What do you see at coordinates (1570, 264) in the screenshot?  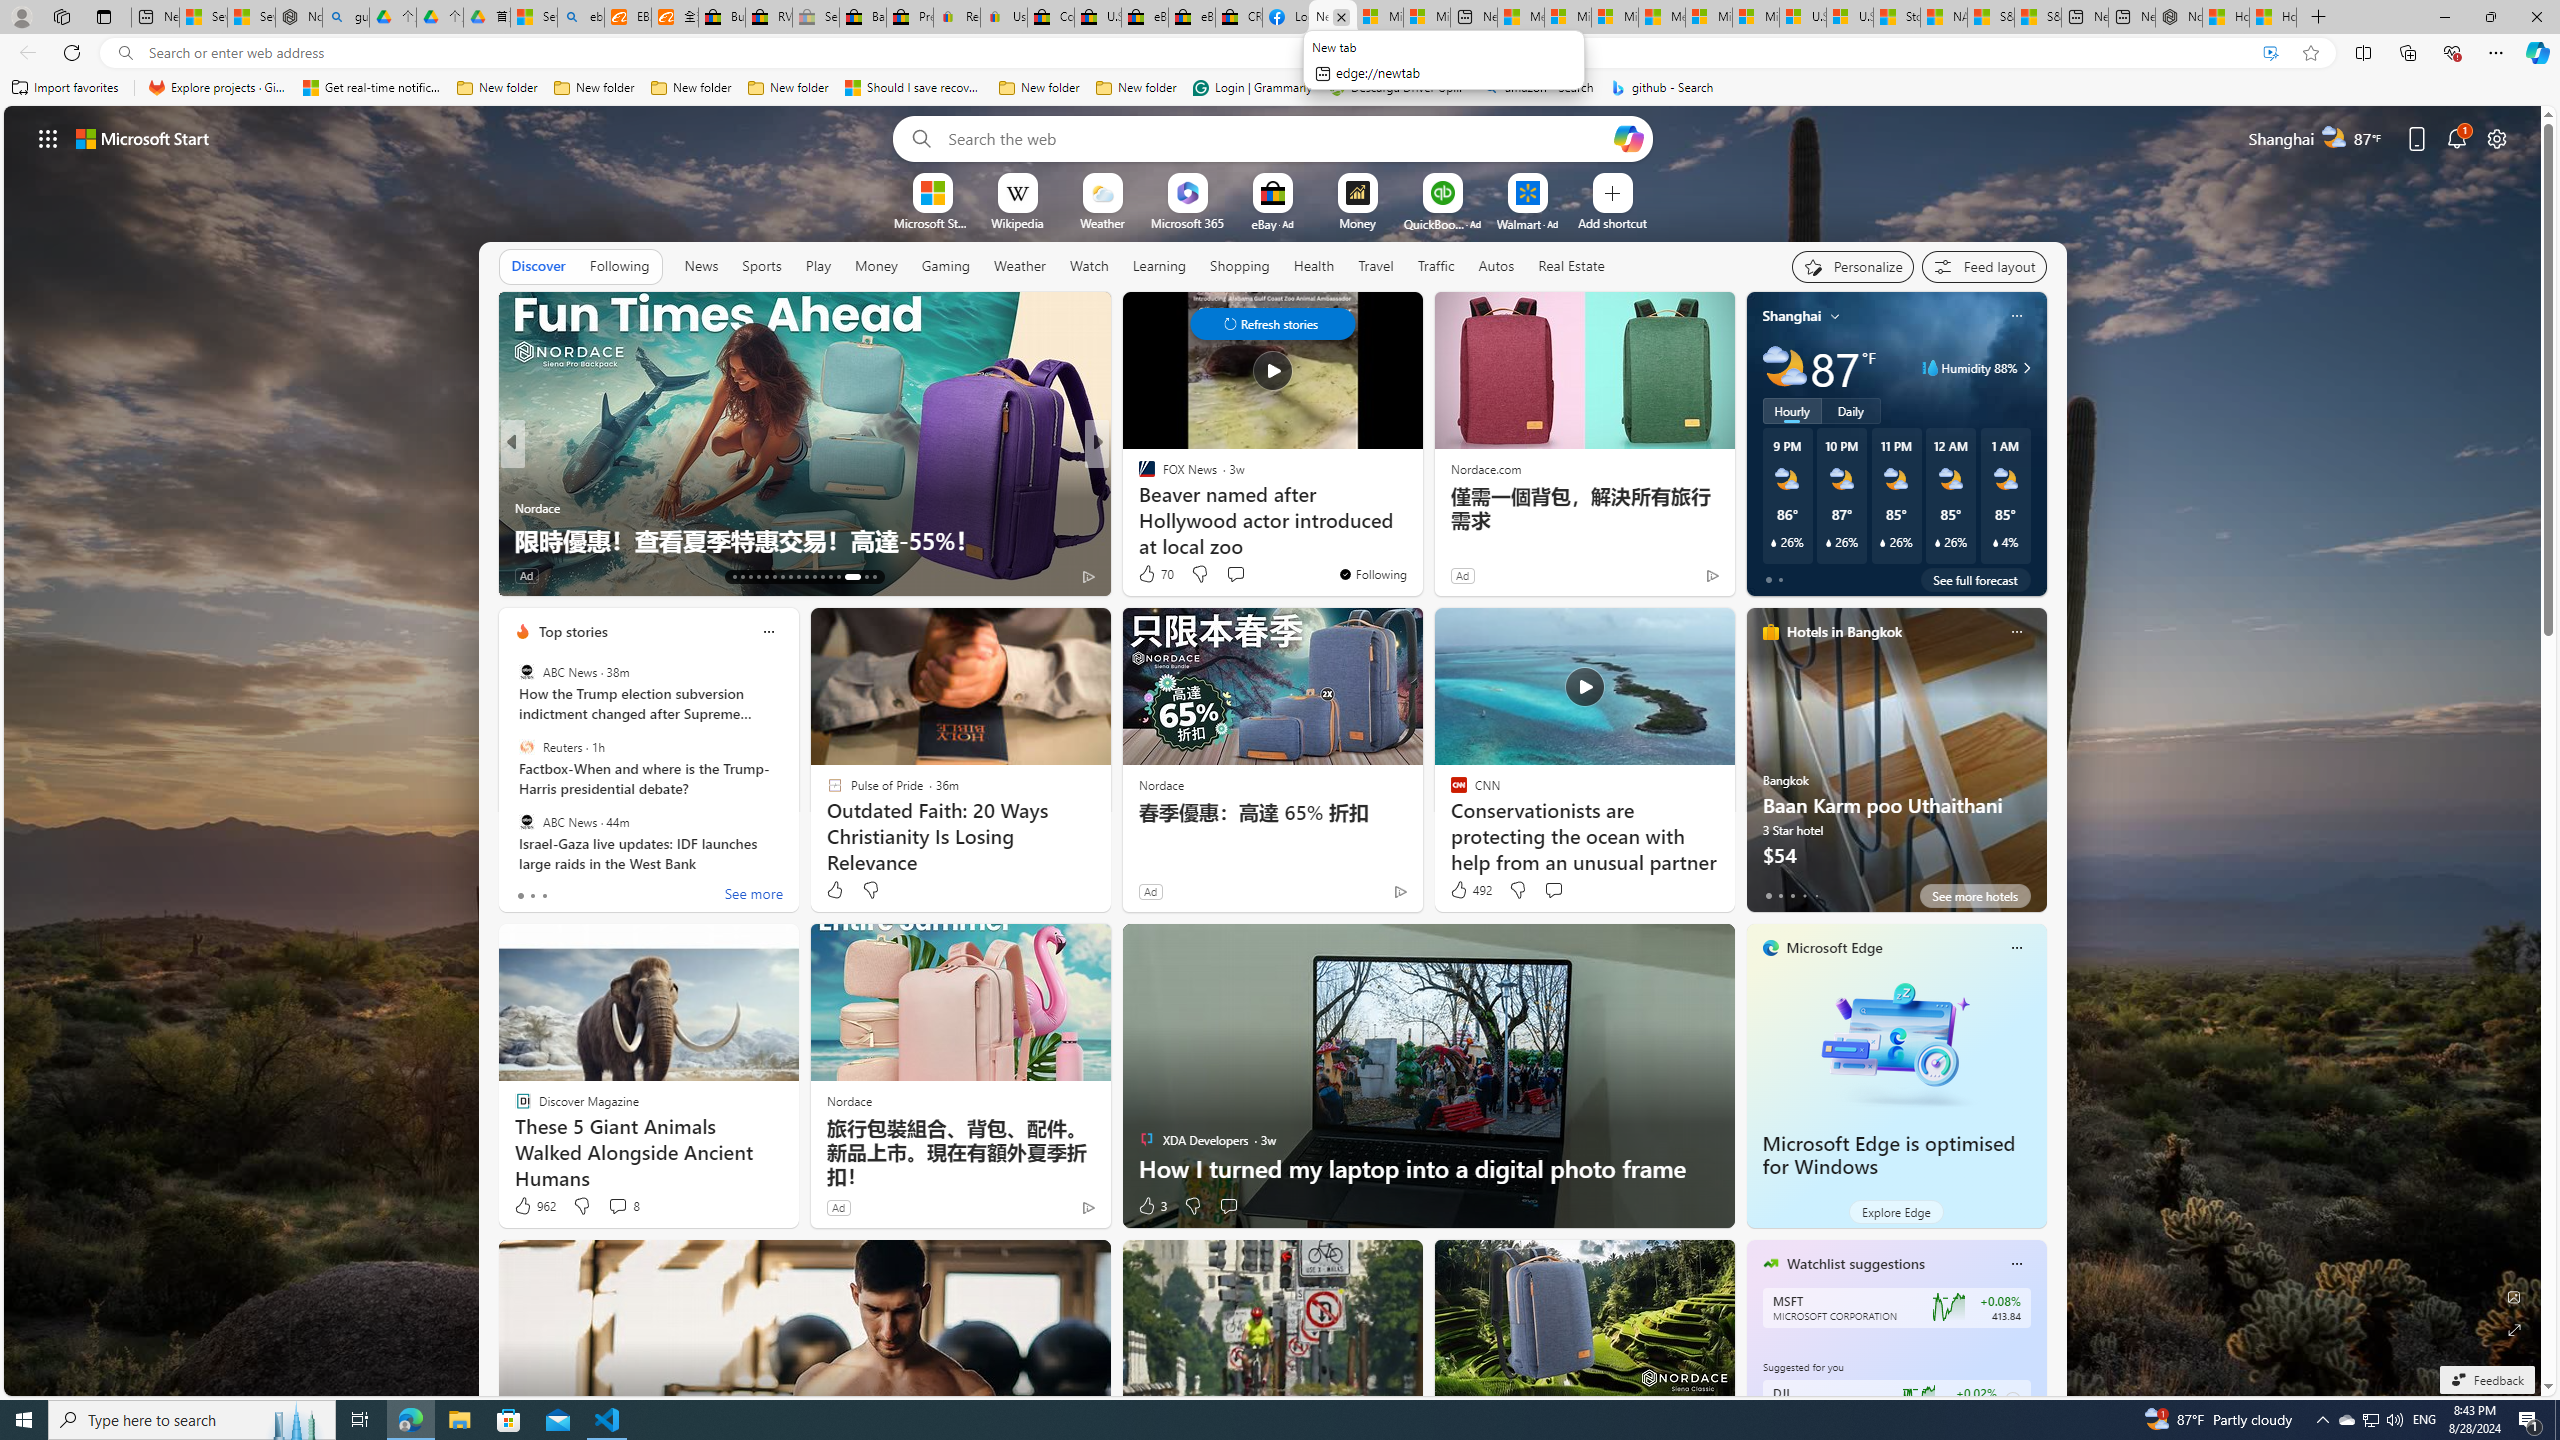 I see `'Real Estate'` at bounding box center [1570, 264].